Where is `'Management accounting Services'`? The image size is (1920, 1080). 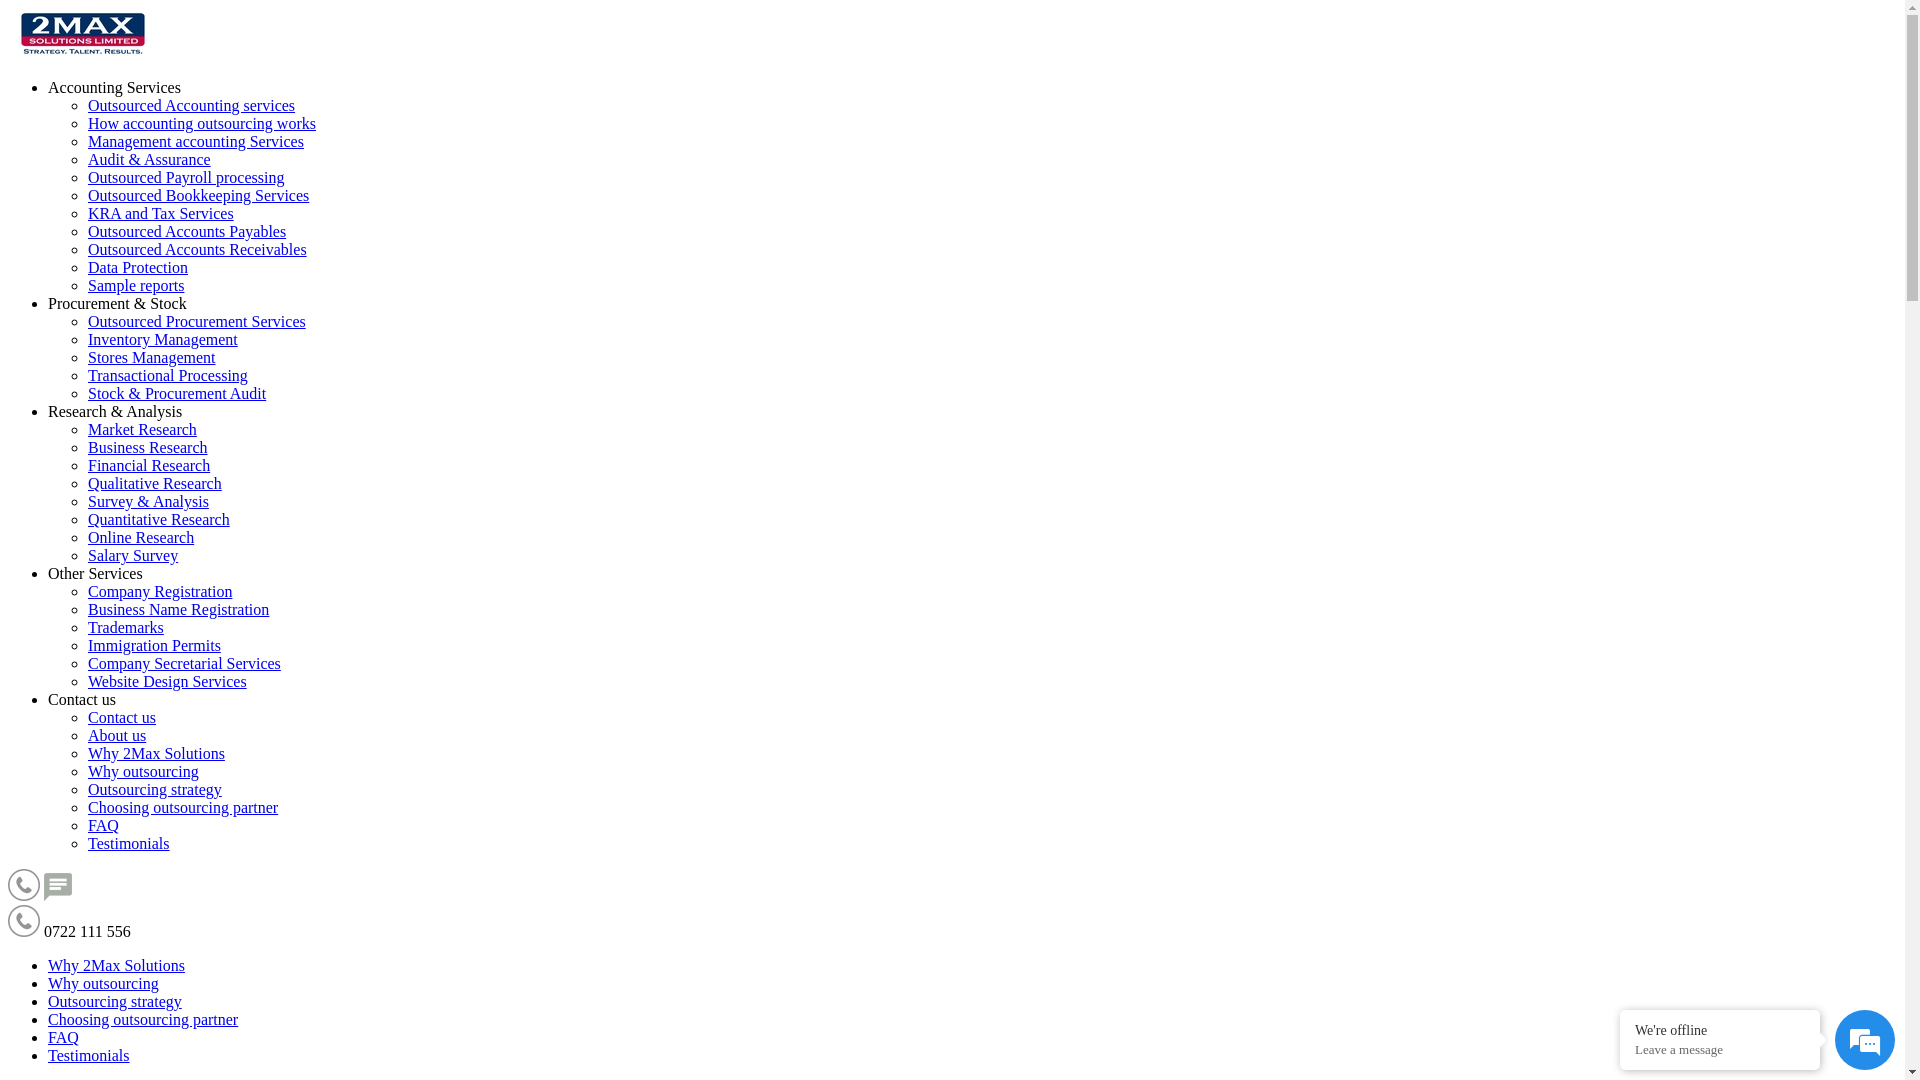
'Management accounting Services' is located at coordinates (196, 140).